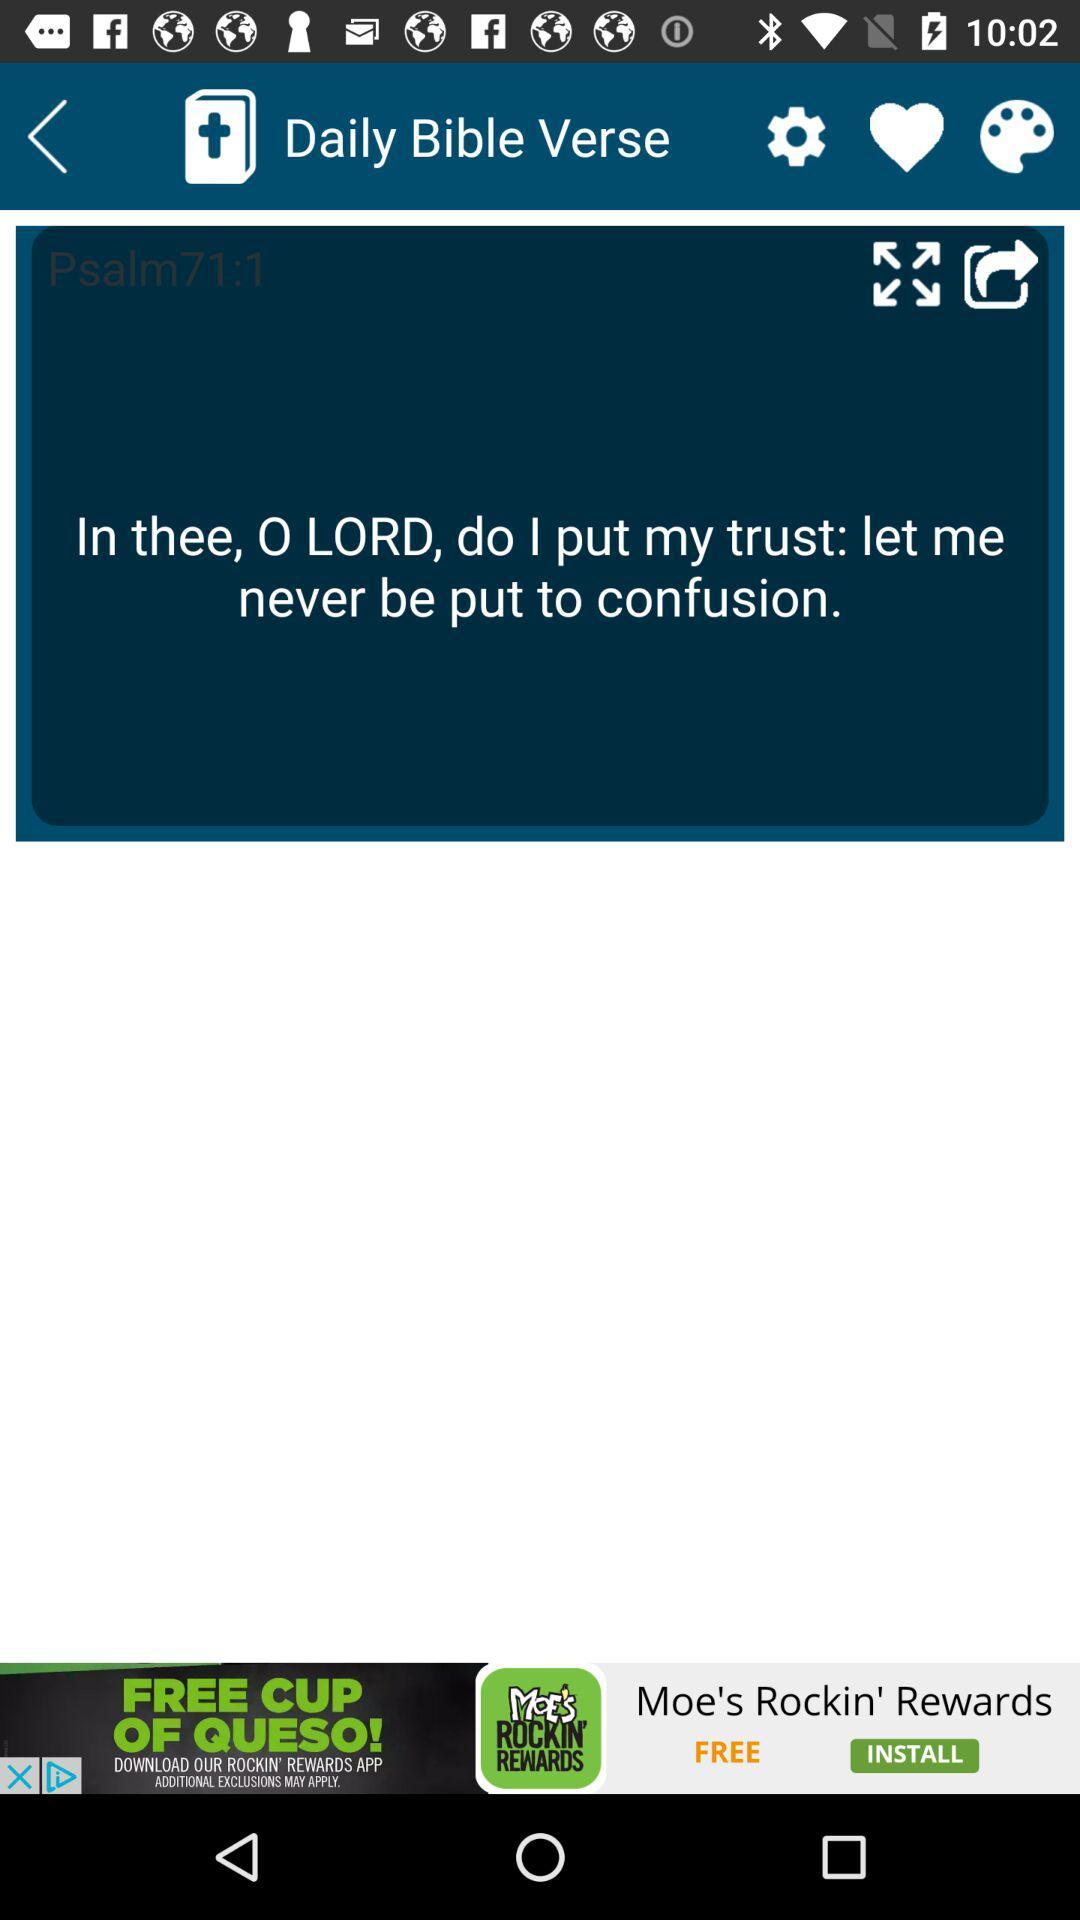 Image resolution: width=1080 pixels, height=1920 pixels. I want to click on open settings, so click(795, 135).